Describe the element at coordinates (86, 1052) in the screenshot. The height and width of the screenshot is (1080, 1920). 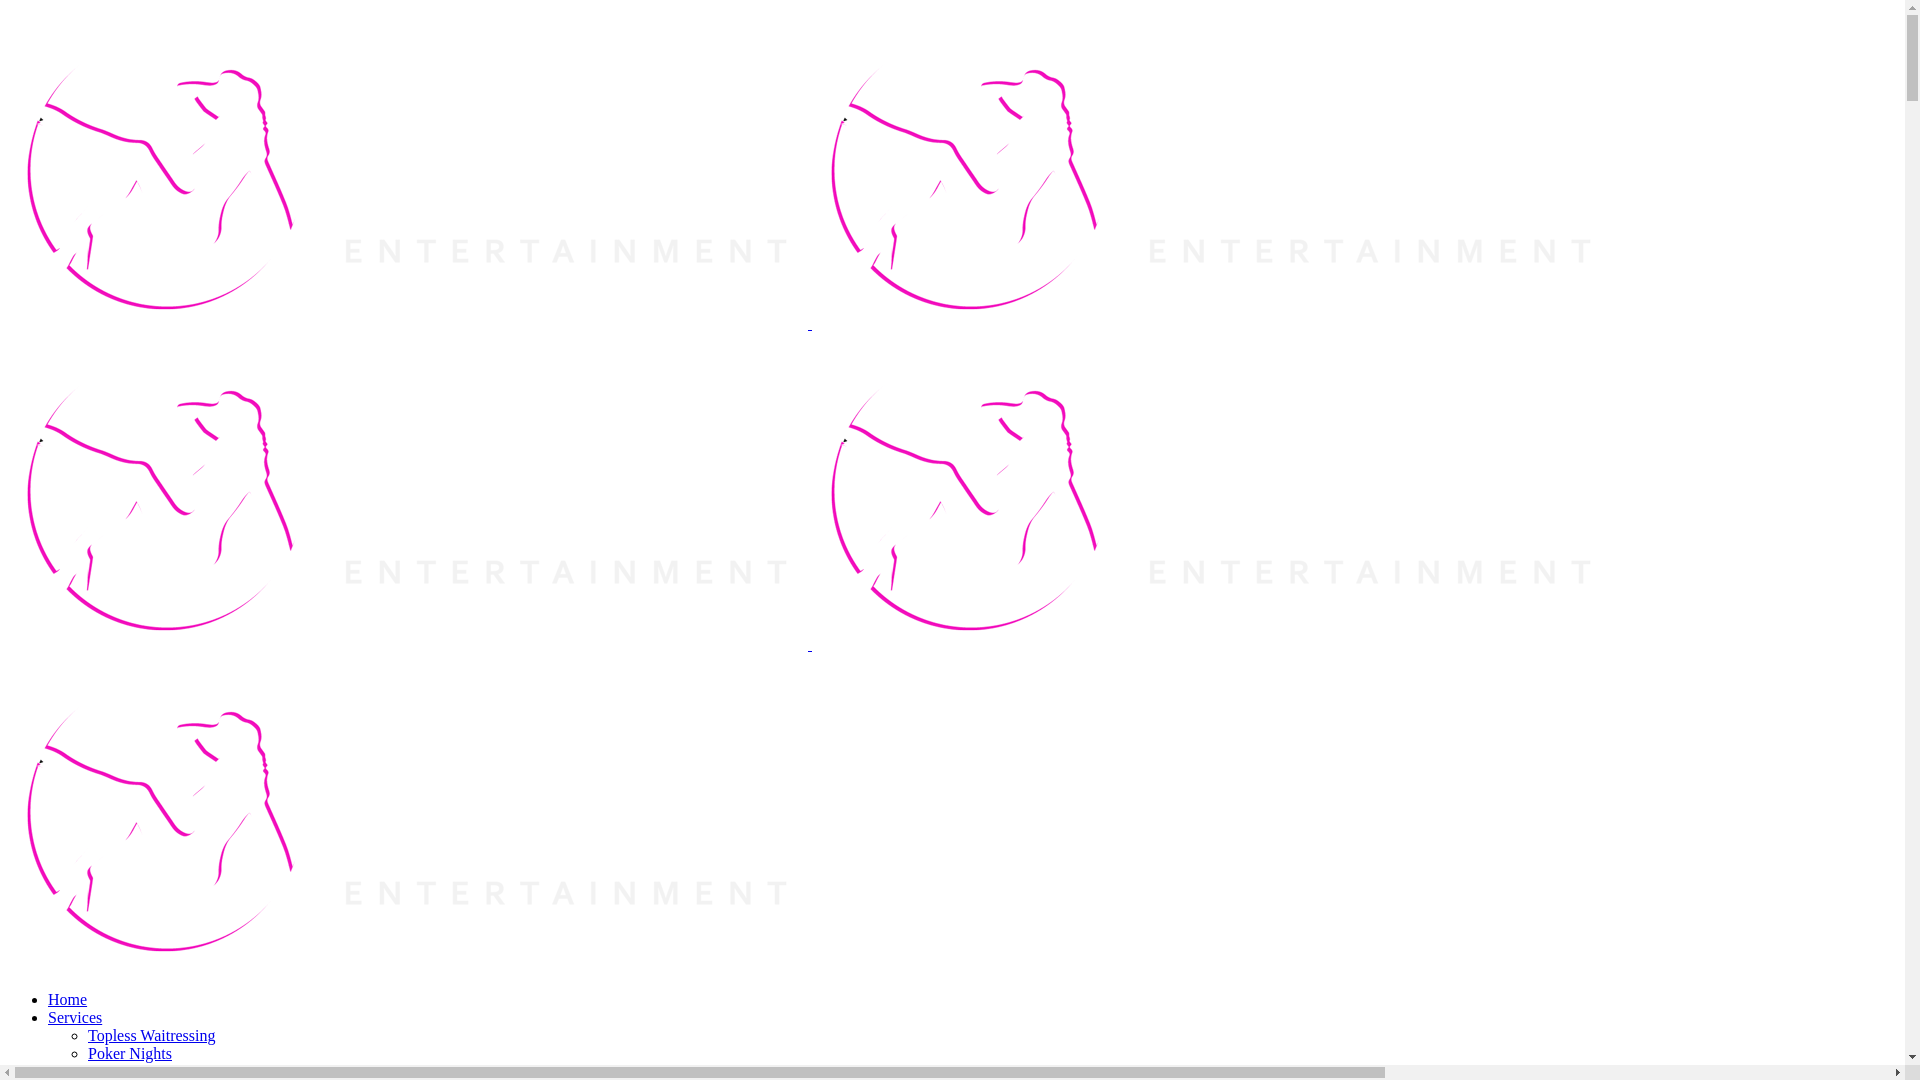
I see `'Poker Nights'` at that location.